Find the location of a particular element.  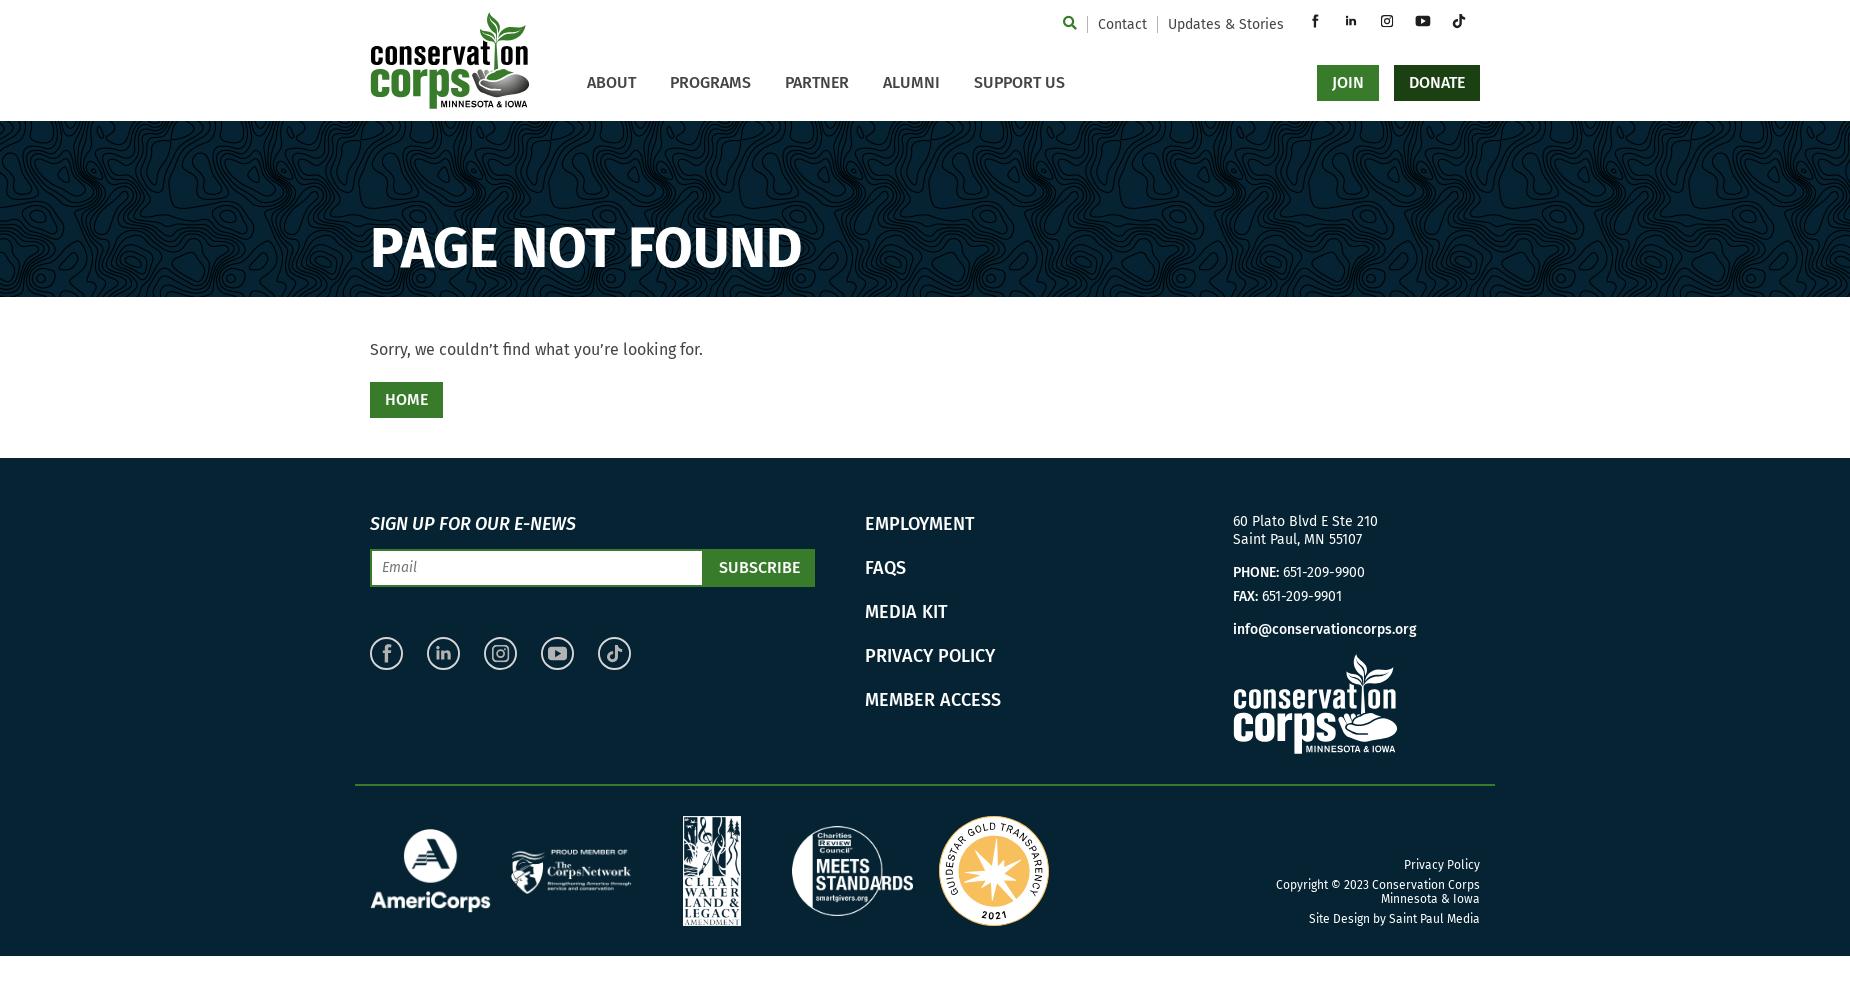

'Join' is located at coordinates (1345, 81).